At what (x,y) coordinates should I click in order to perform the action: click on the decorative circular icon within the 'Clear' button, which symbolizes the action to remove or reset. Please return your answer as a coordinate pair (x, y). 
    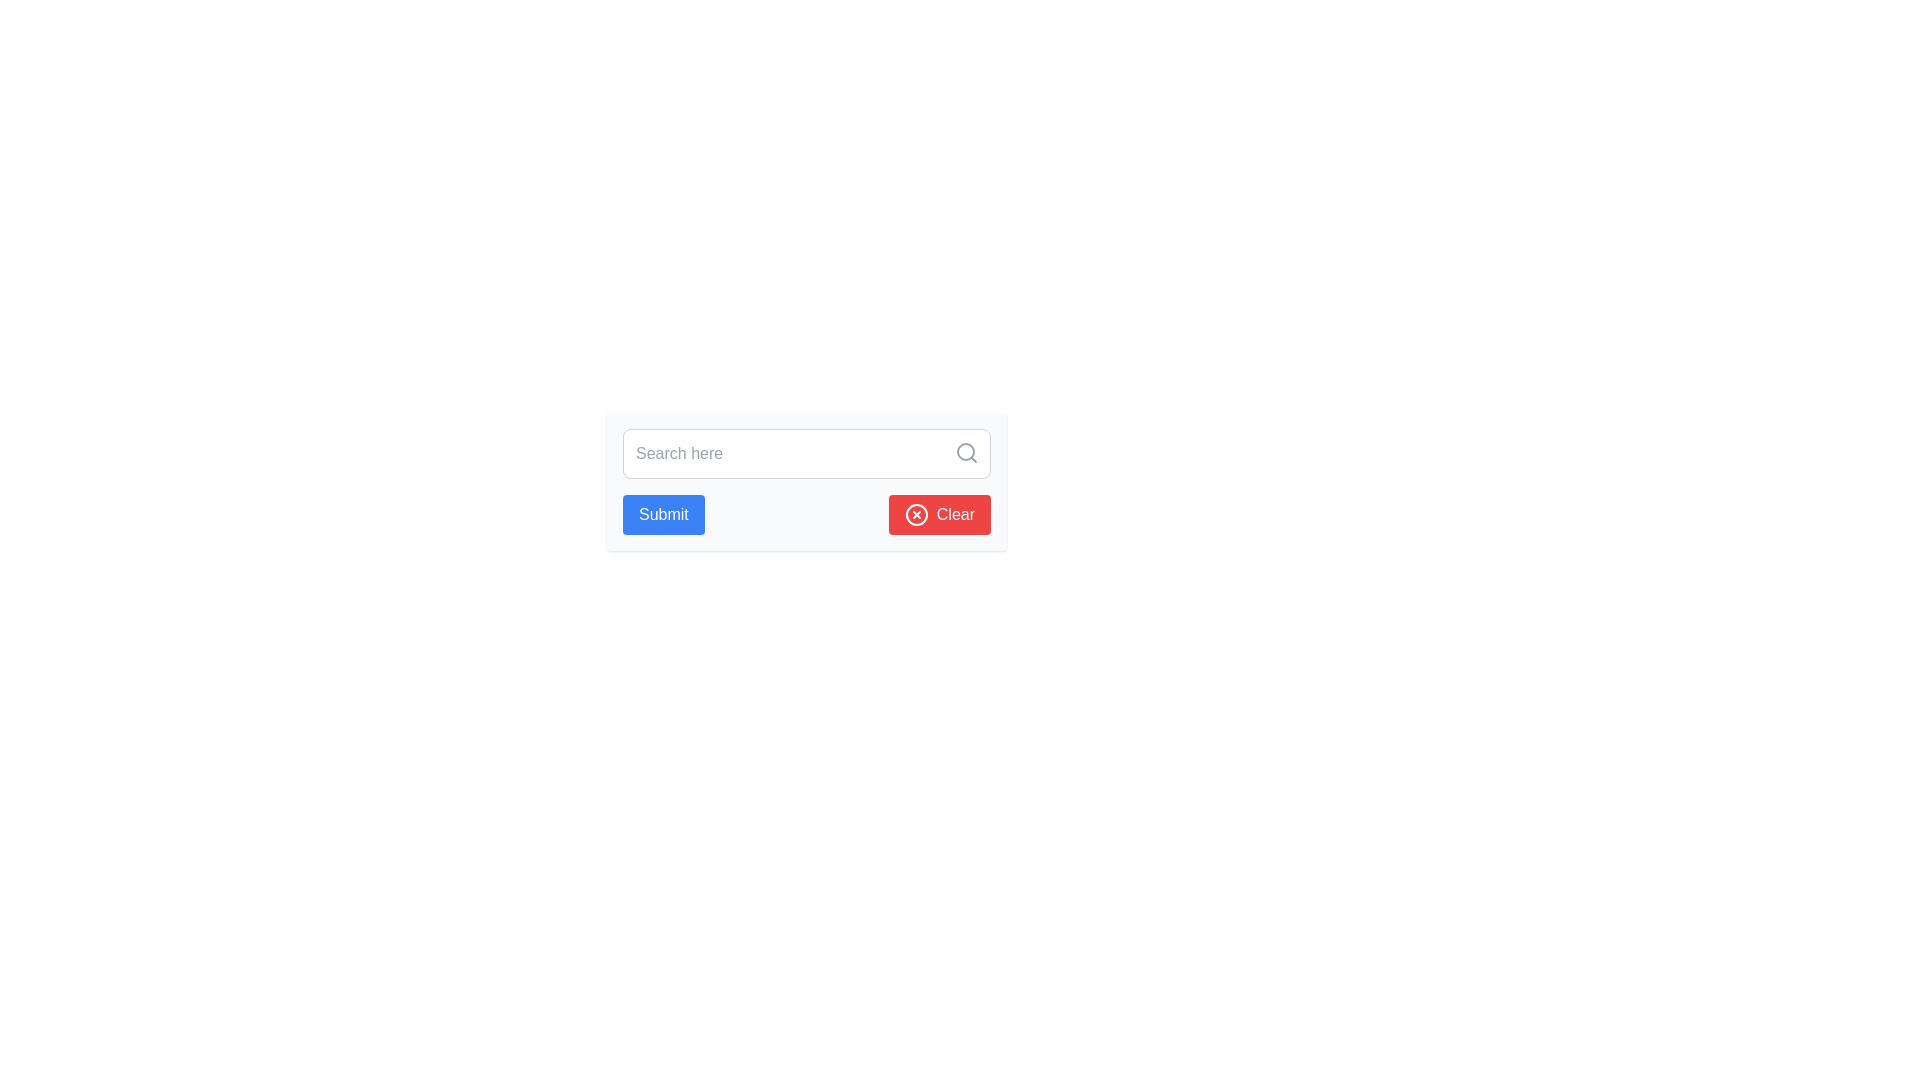
    Looking at the image, I should click on (915, 514).